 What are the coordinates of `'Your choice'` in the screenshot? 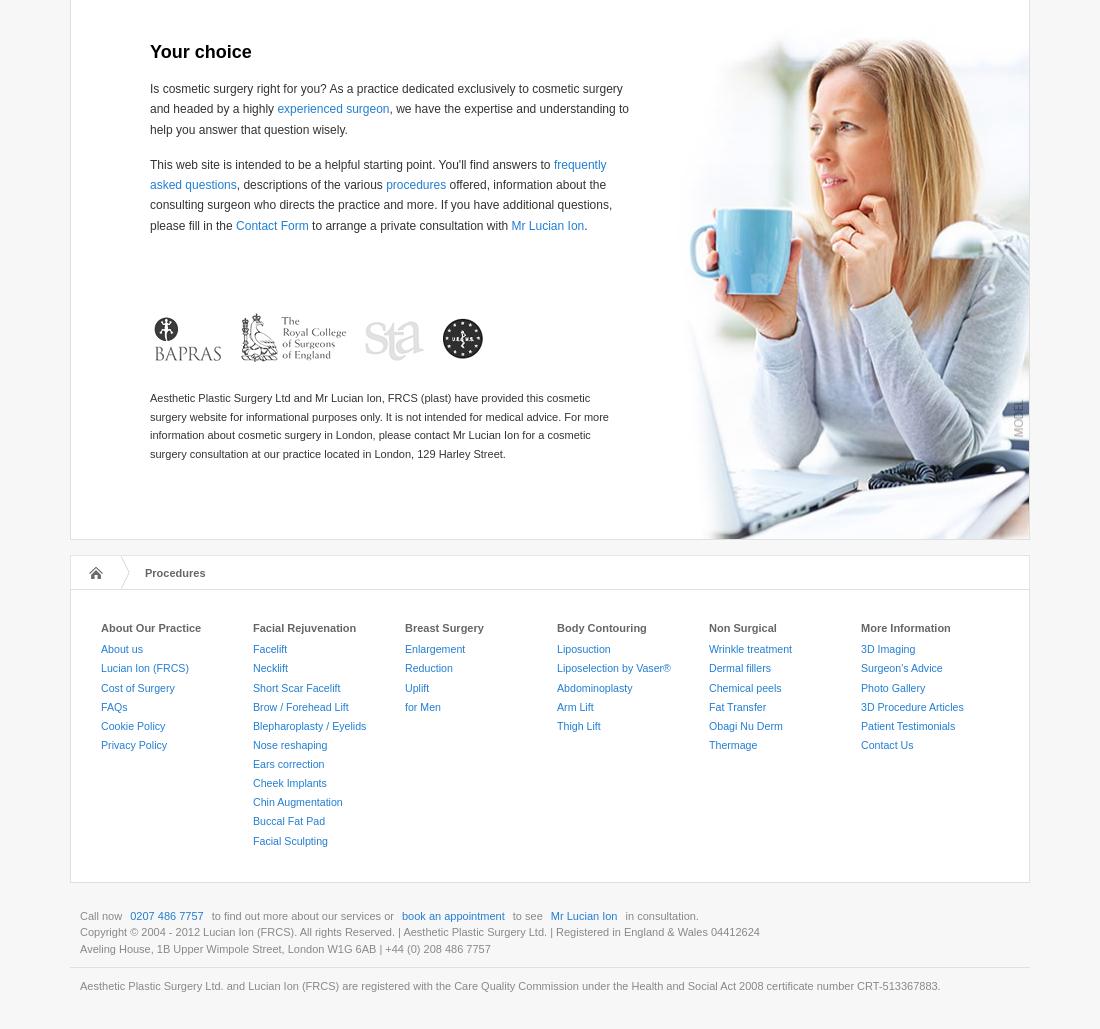 It's located at (199, 51).